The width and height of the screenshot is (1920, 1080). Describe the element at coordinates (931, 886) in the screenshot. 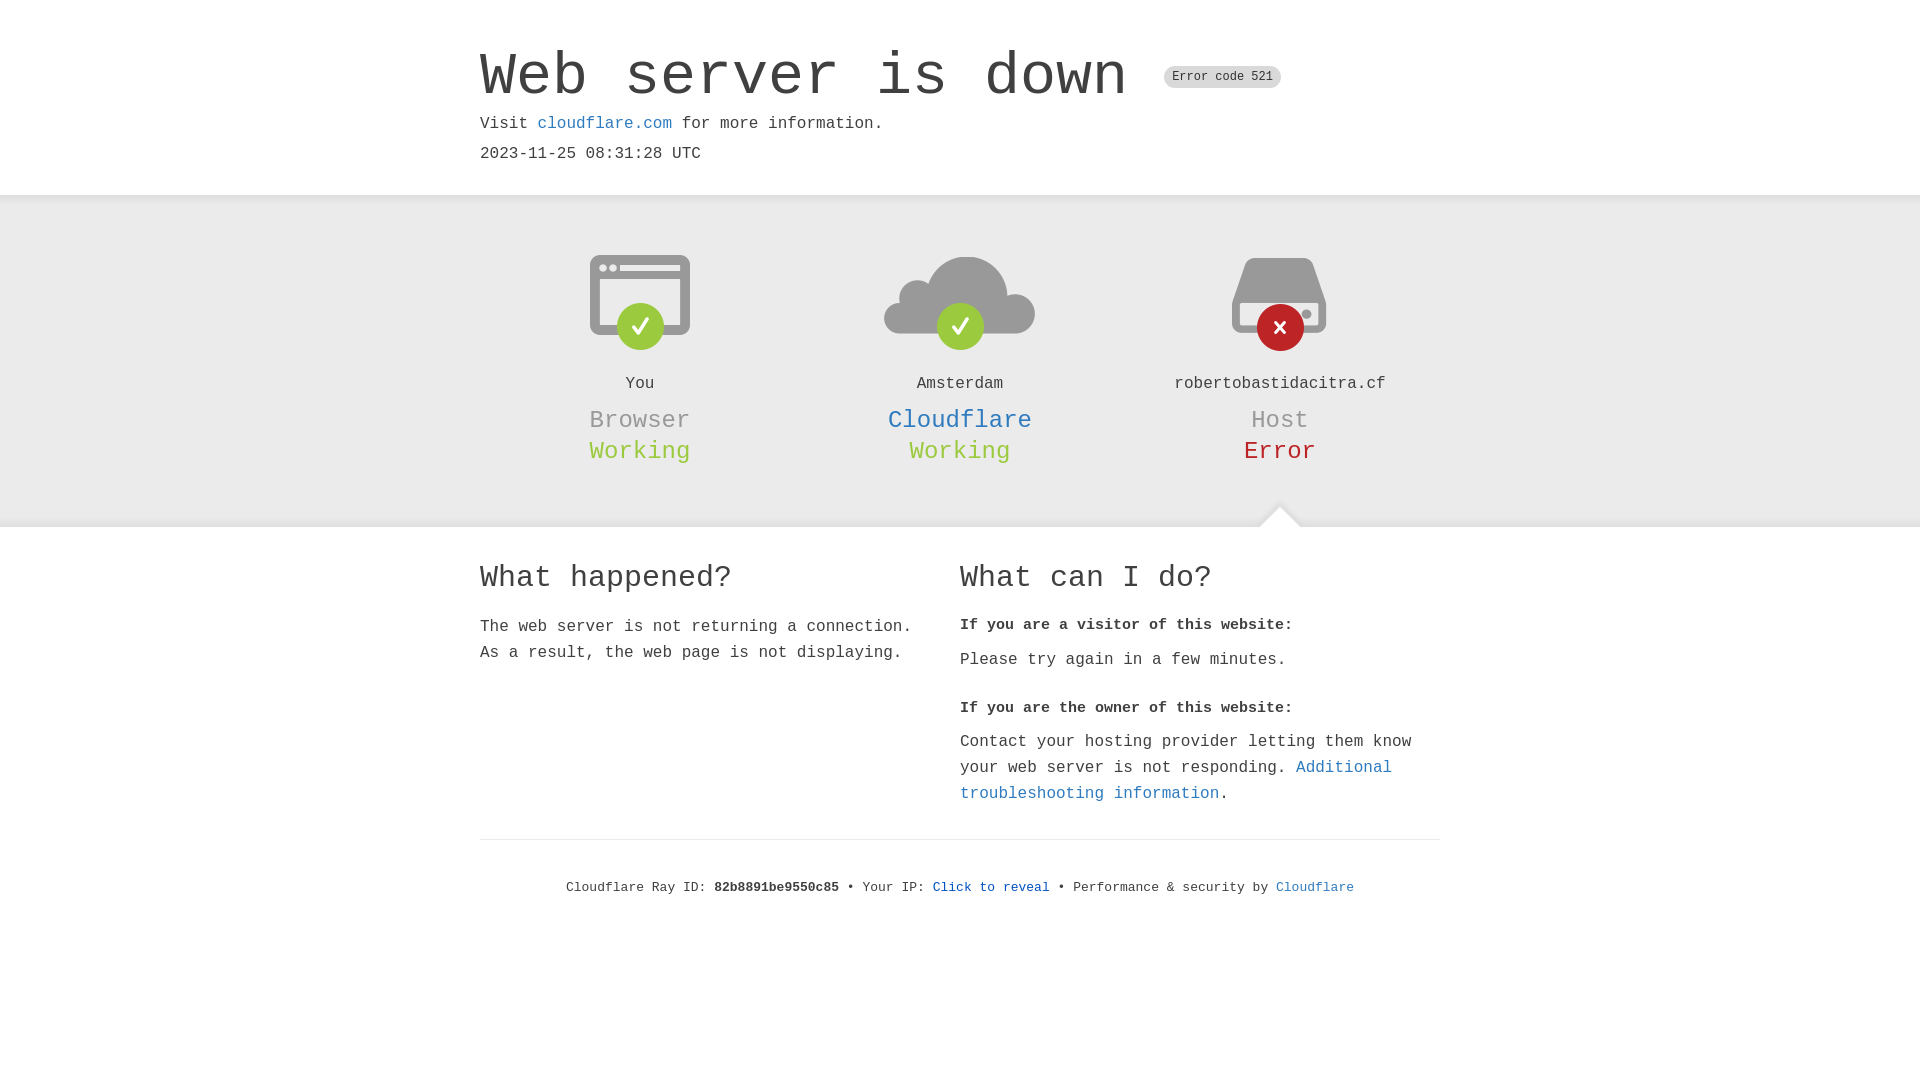

I see `'Click to reveal'` at that location.